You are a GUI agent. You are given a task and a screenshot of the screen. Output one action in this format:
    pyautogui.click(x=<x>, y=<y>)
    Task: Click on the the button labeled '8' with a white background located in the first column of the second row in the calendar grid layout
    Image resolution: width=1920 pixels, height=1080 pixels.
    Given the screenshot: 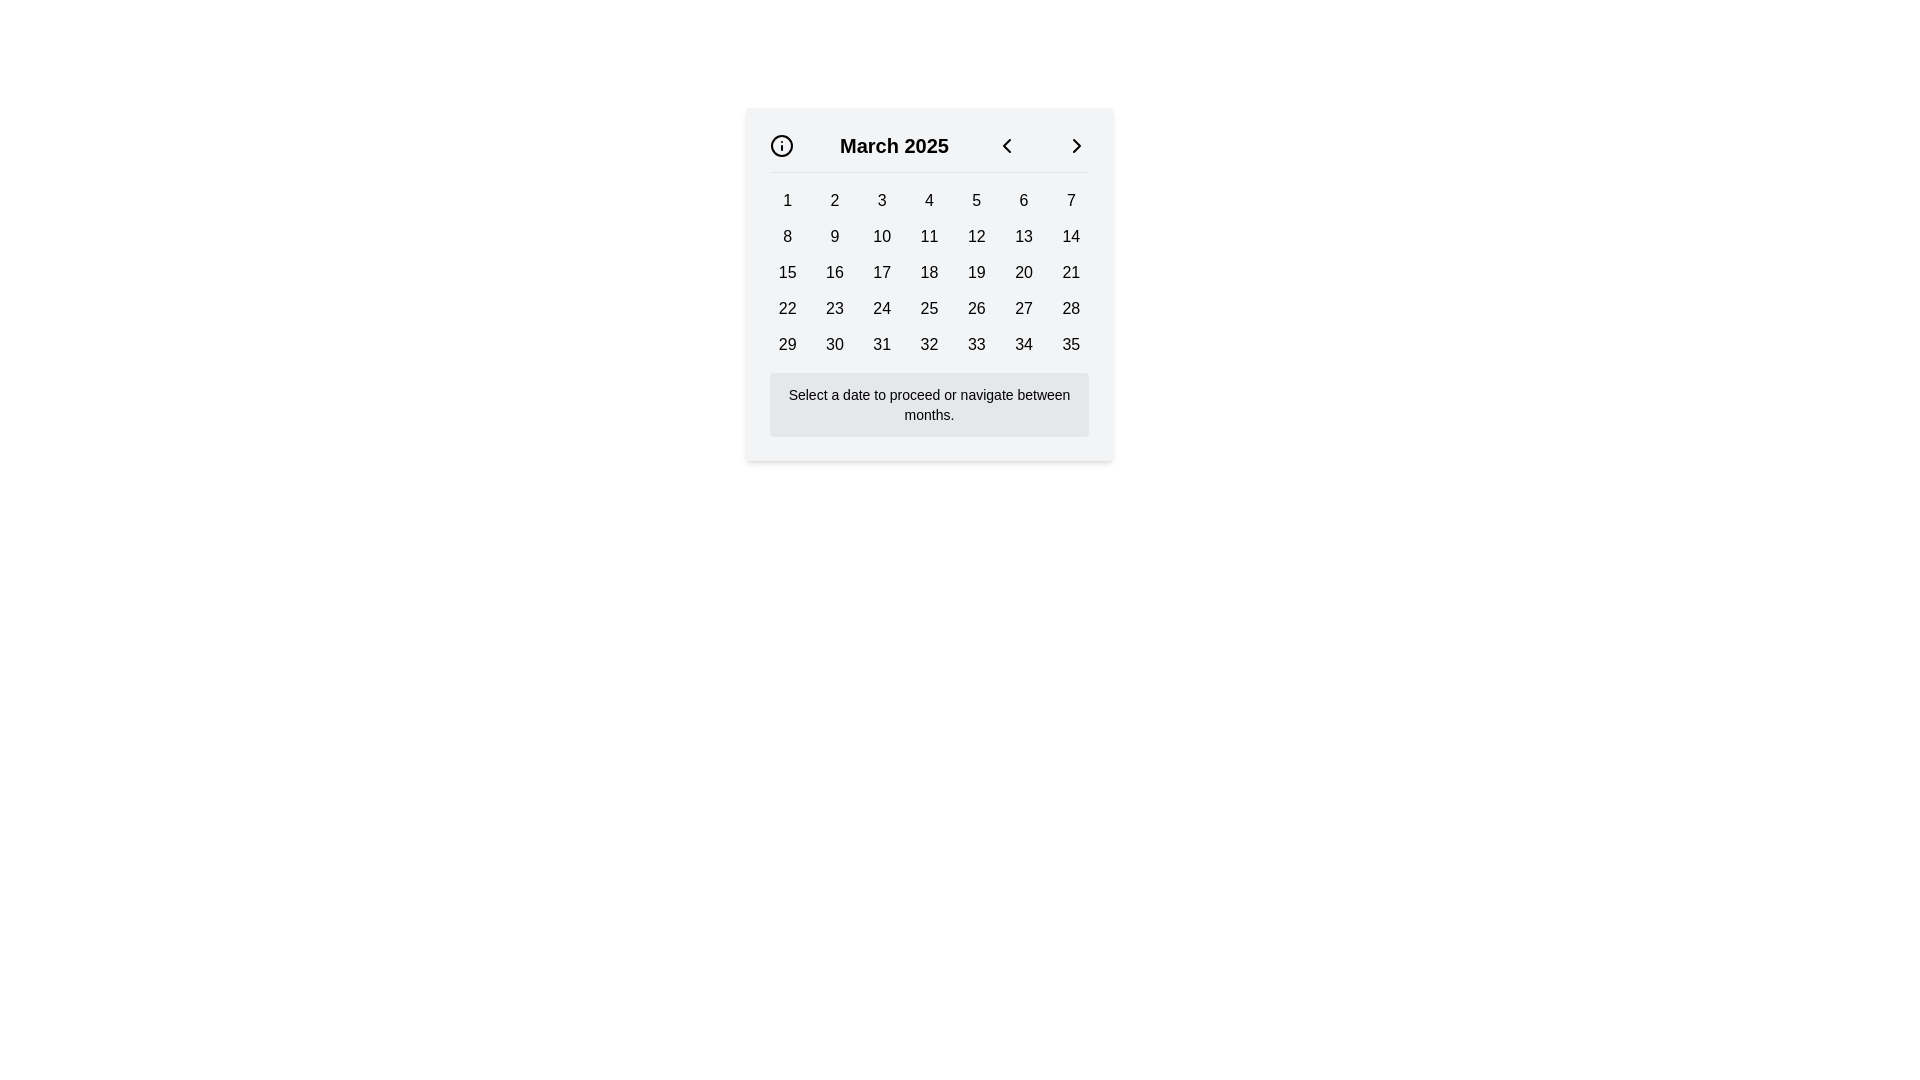 What is the action you would take?
    pyautogui.click(x=786, y=235)
    